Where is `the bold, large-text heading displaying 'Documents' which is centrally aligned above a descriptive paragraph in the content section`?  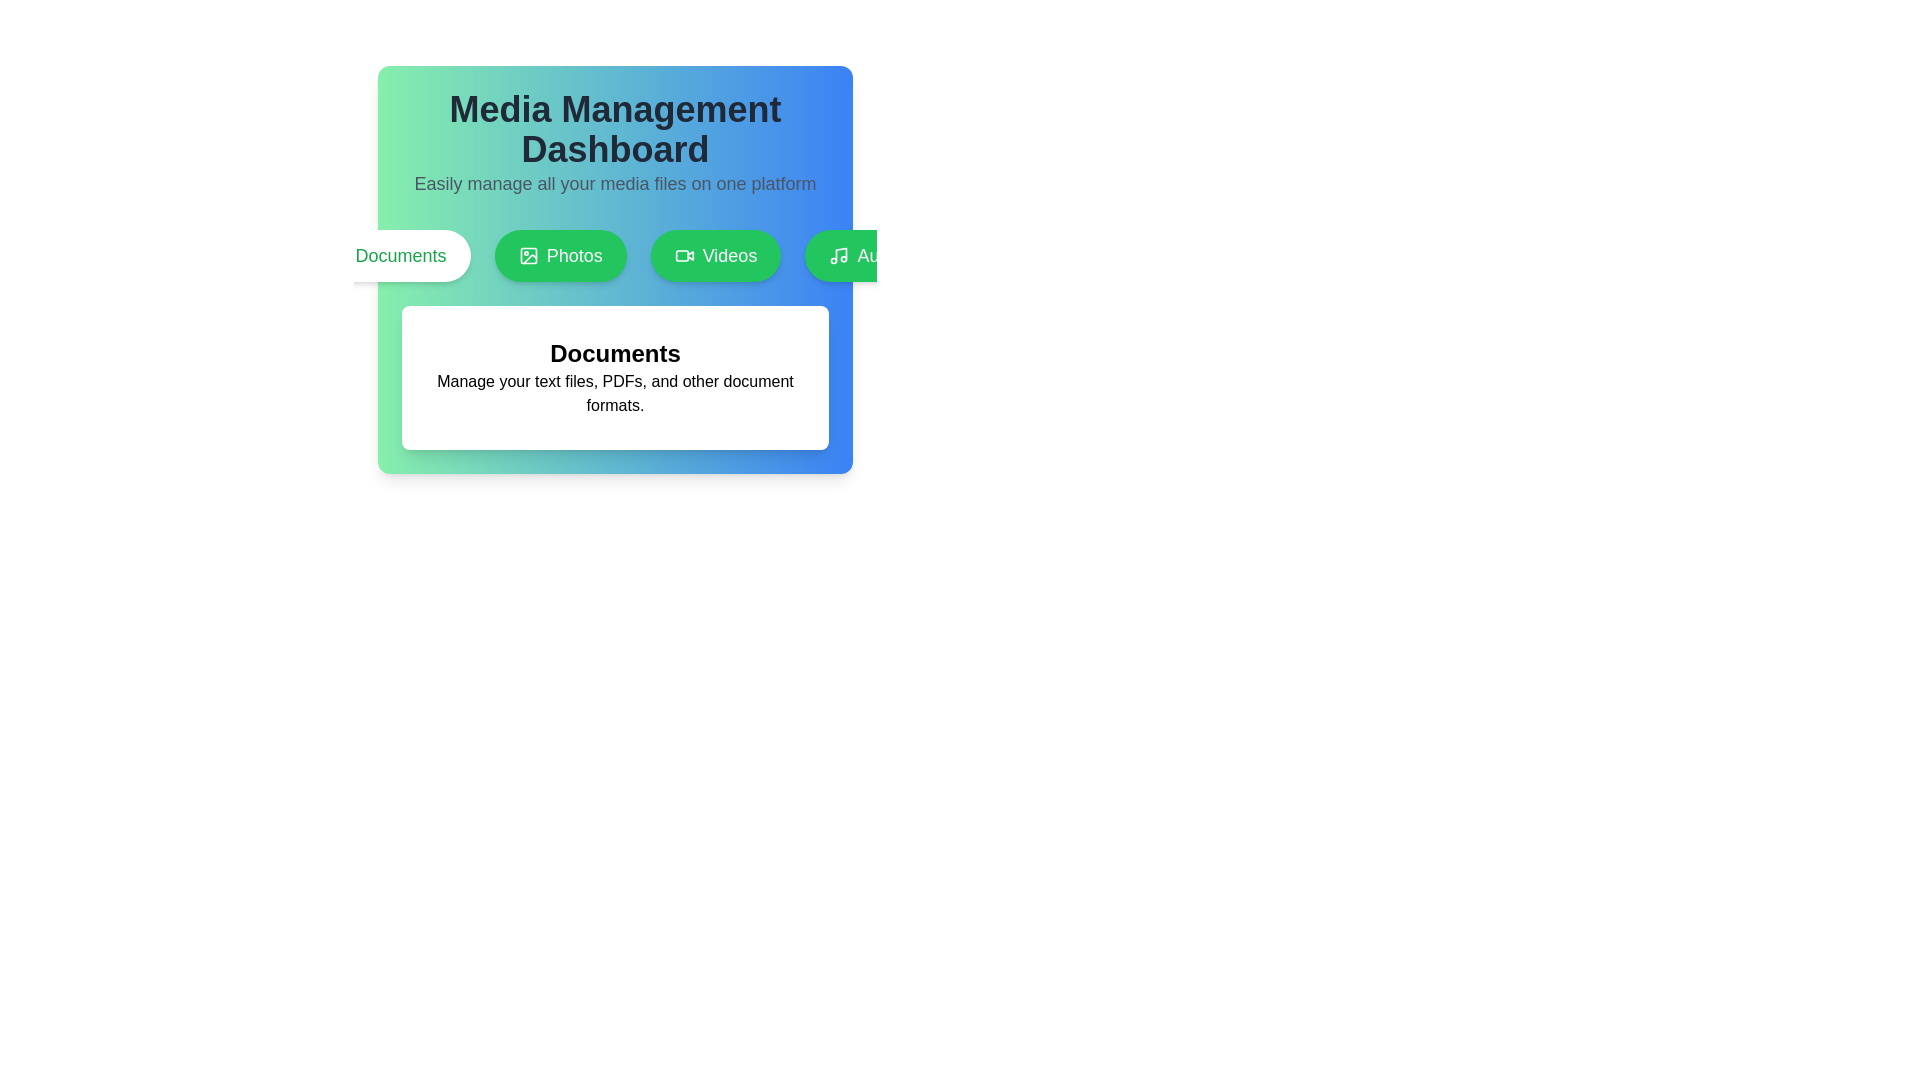
the bold, large-text heading displaying 'Documents' which is centrally aligned above a descriptive paragraph in the content section is located at coordinates (614, 353).